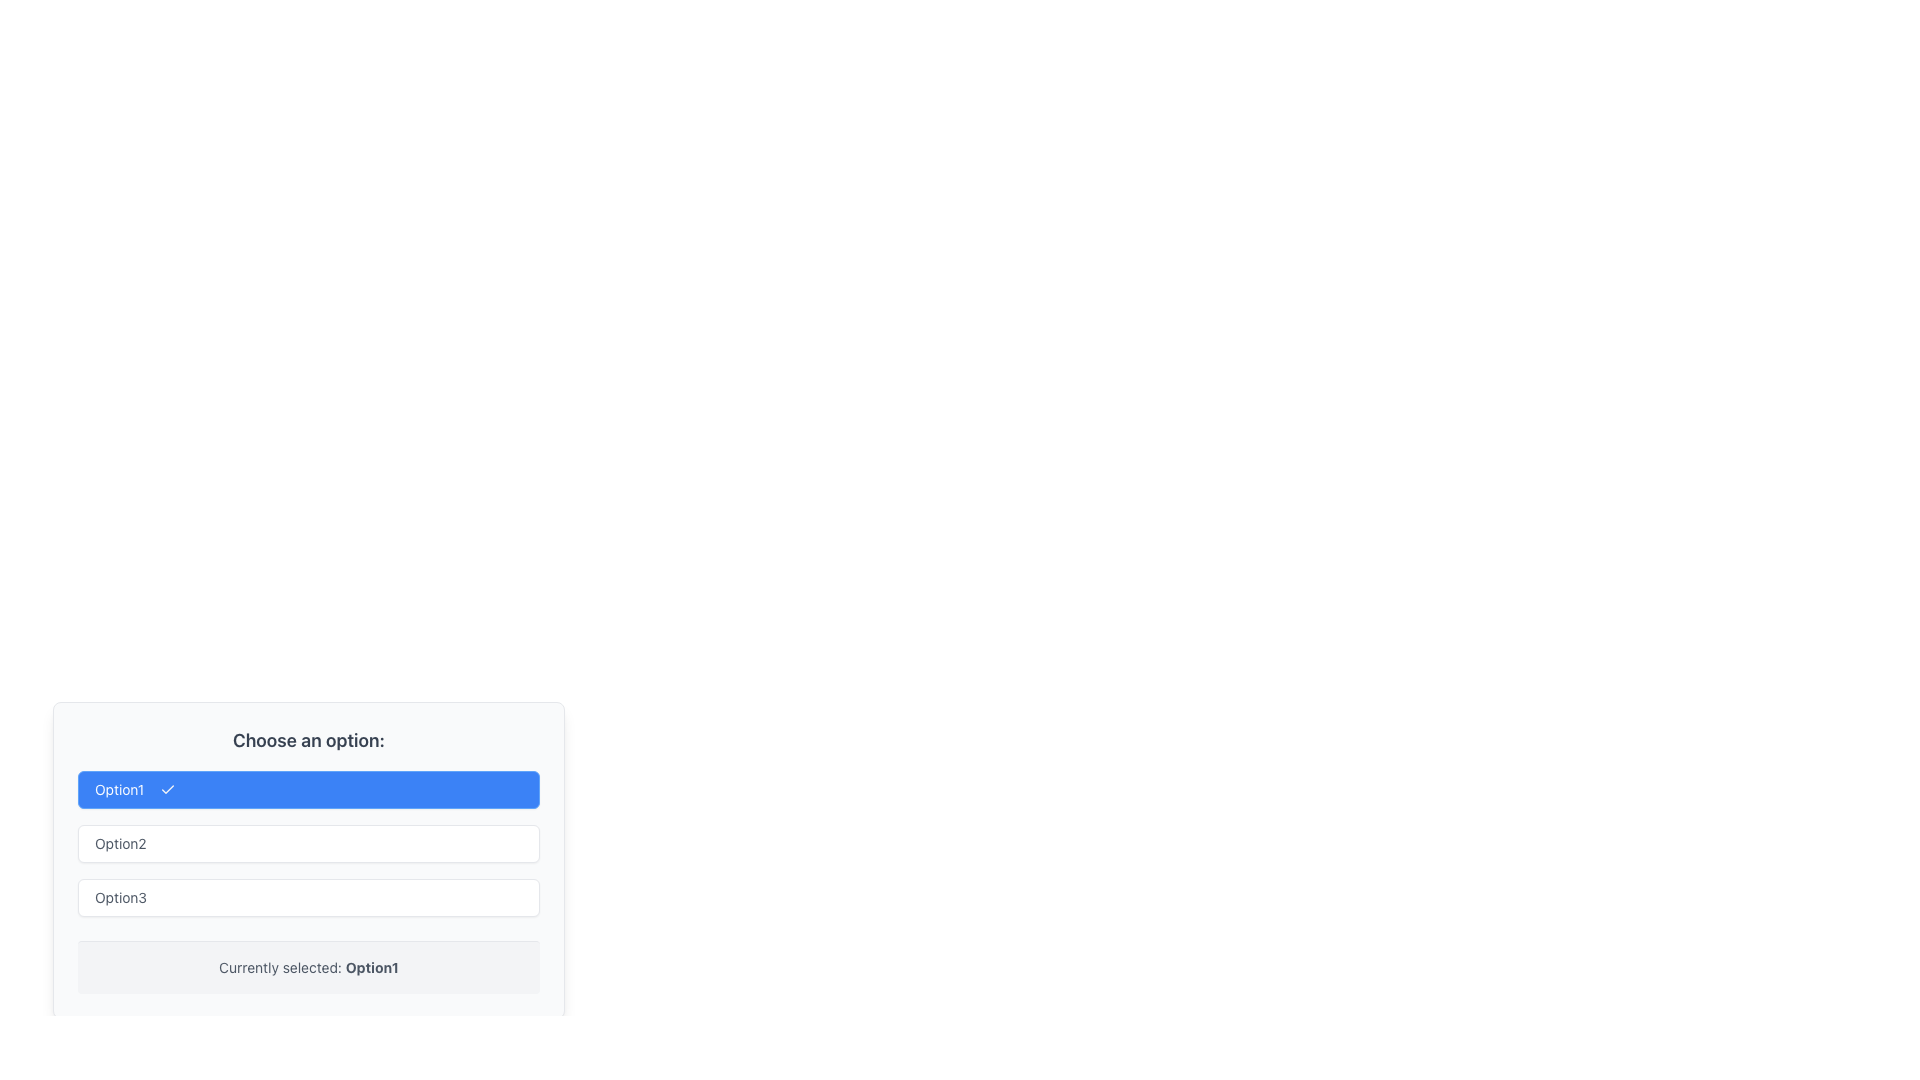 This screenshot has width=1920, height=1080. Describe the element at coordinates (119, 897) in the screenshot. I see `the text label 'Option3' which indicates the third selectable option in the dropdown list located under the heading 'Choose an option:'` at that location.